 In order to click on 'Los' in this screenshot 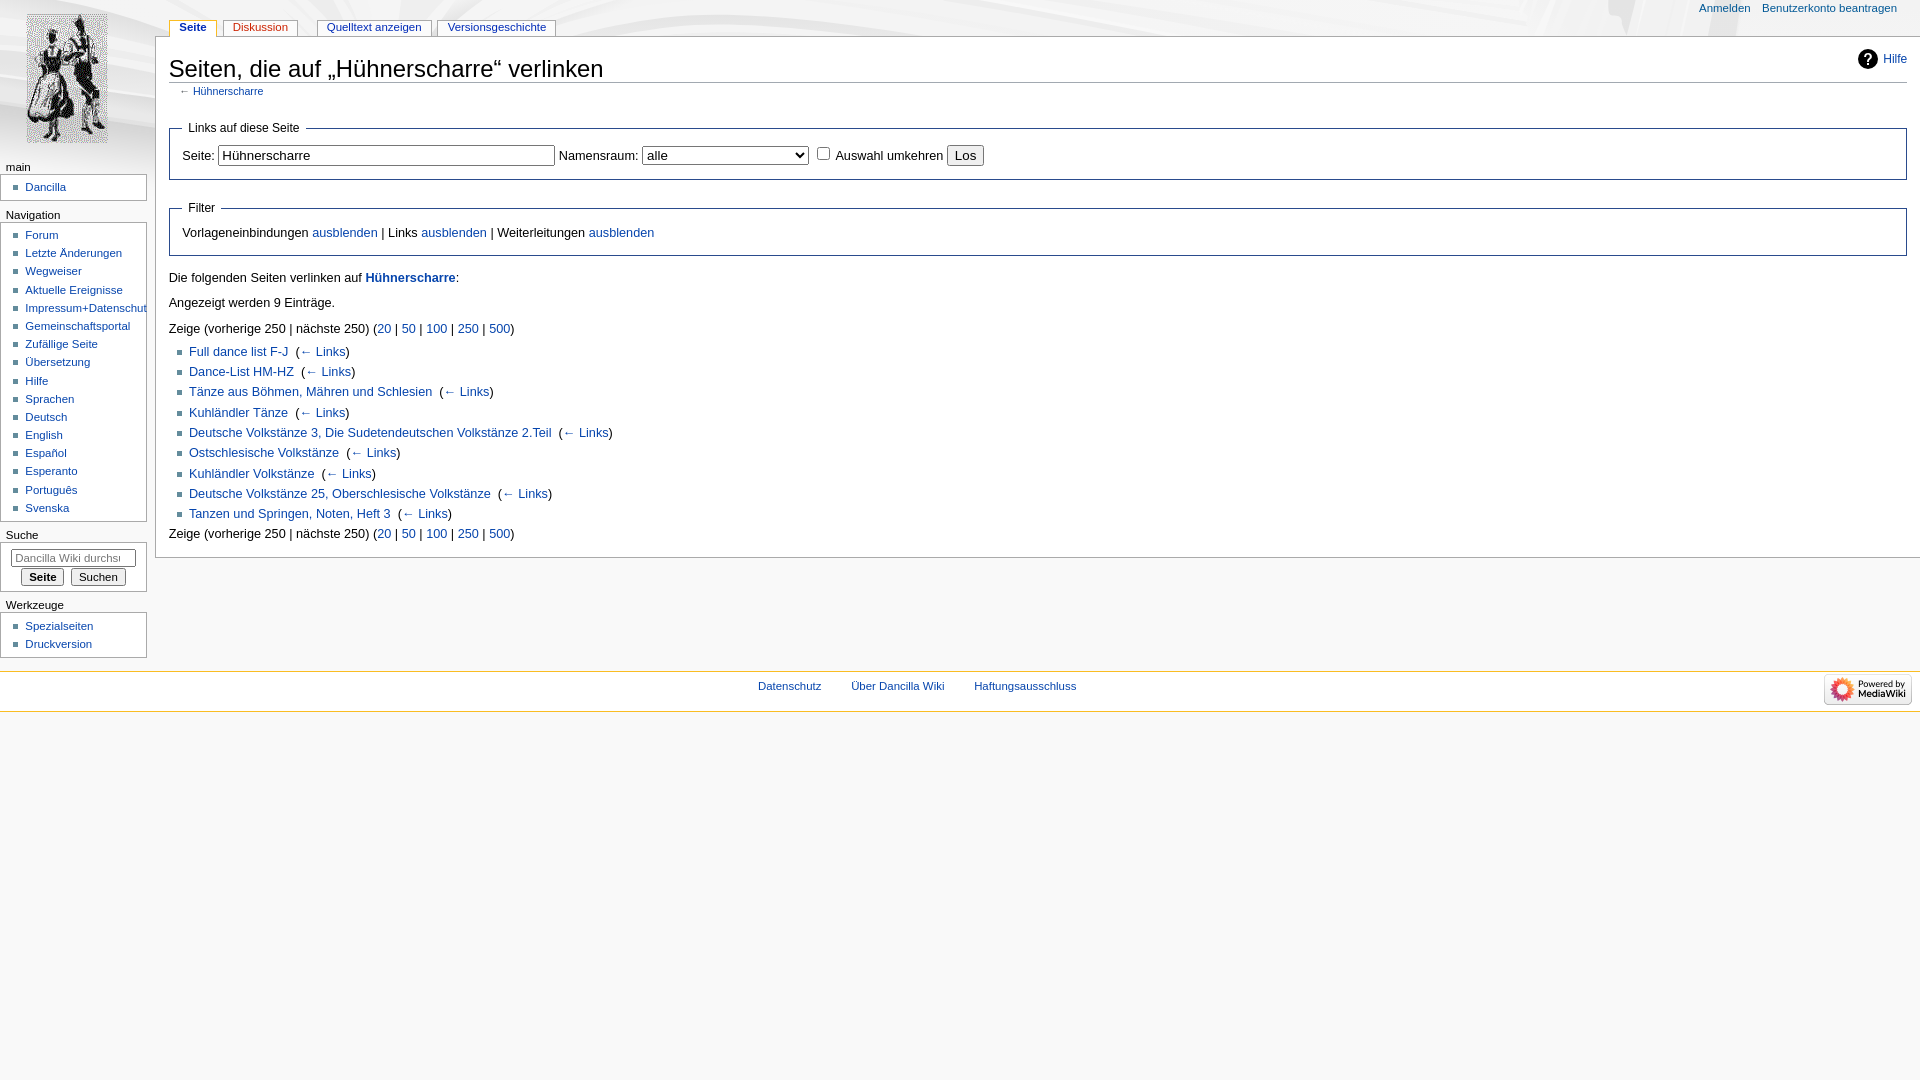, I will do `click(965, 154)`.